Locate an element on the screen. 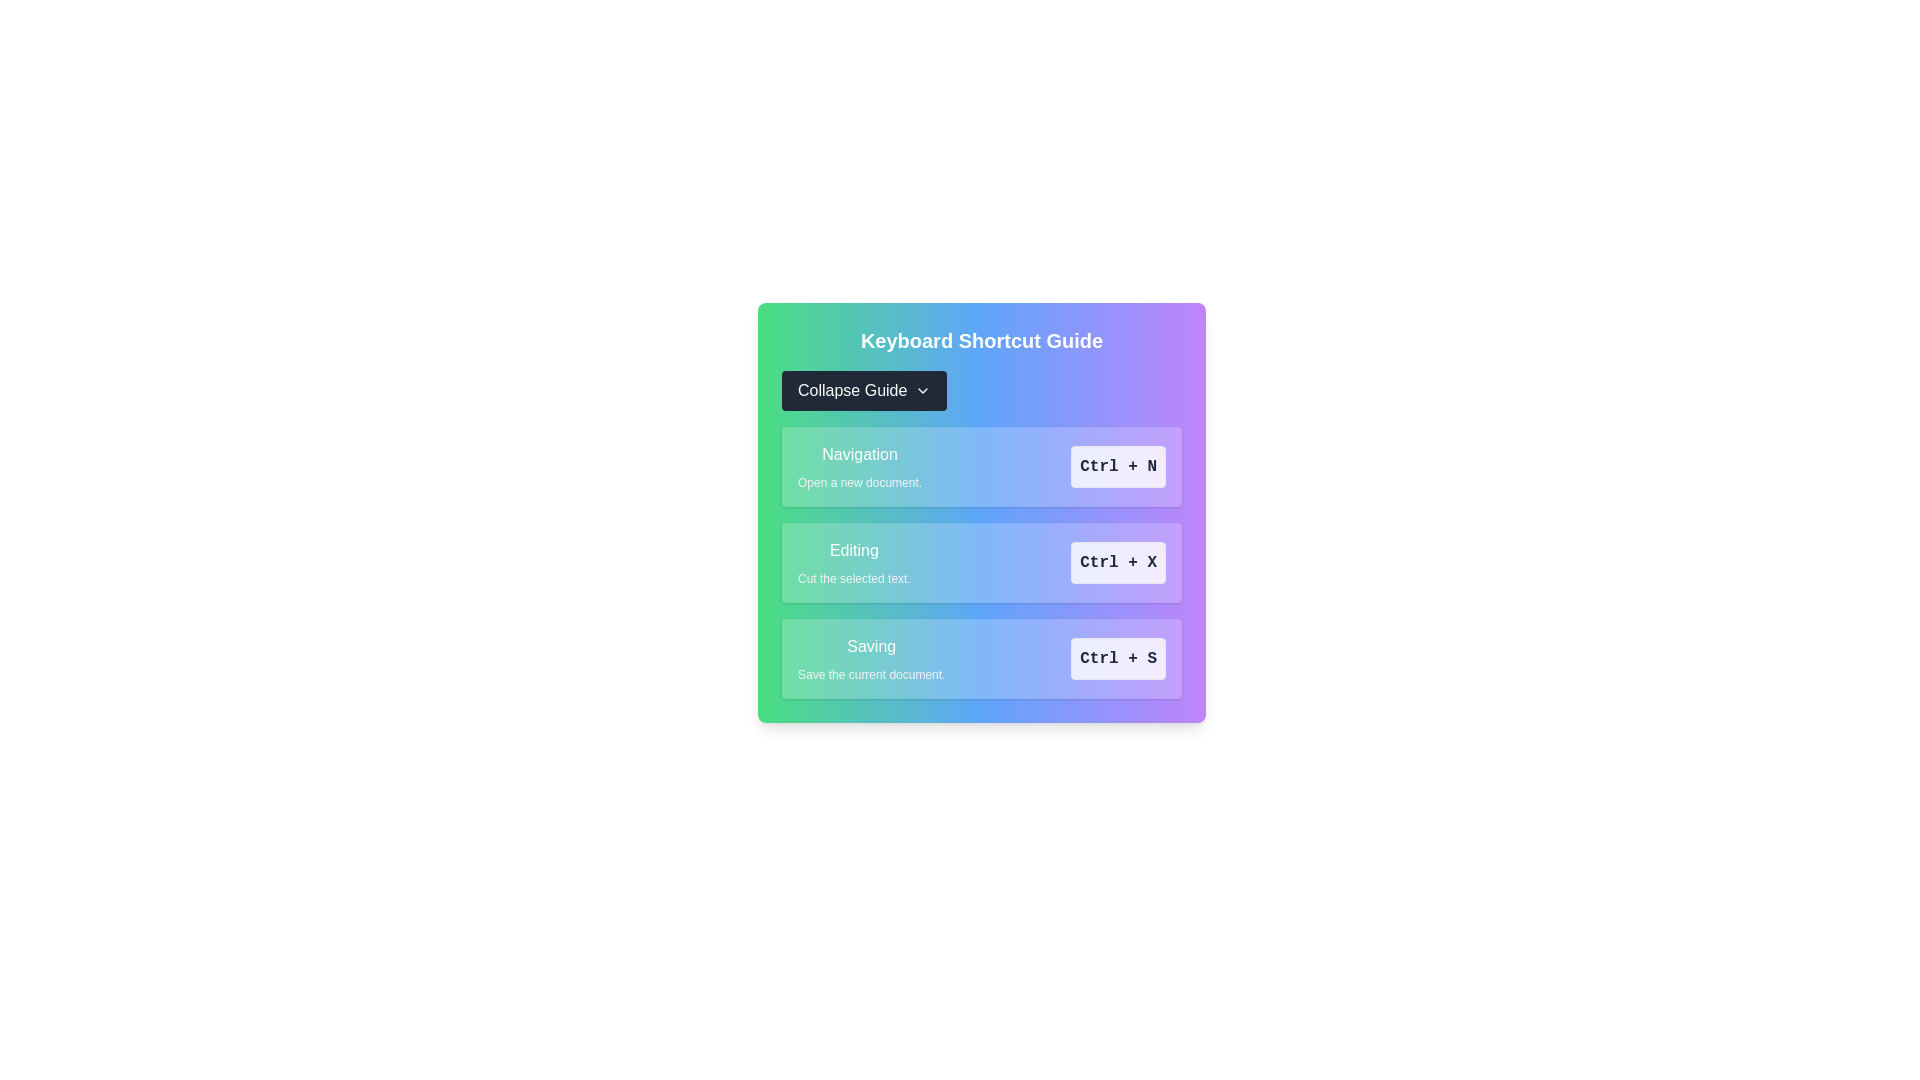 The width and height of the screenshot is (1920, 1080). the 'Ctrl + S' text label on the rounded rectangular button with a light gray background, located in the third row of options next to the 'Saving' label is located at coordinates (1117, 659).